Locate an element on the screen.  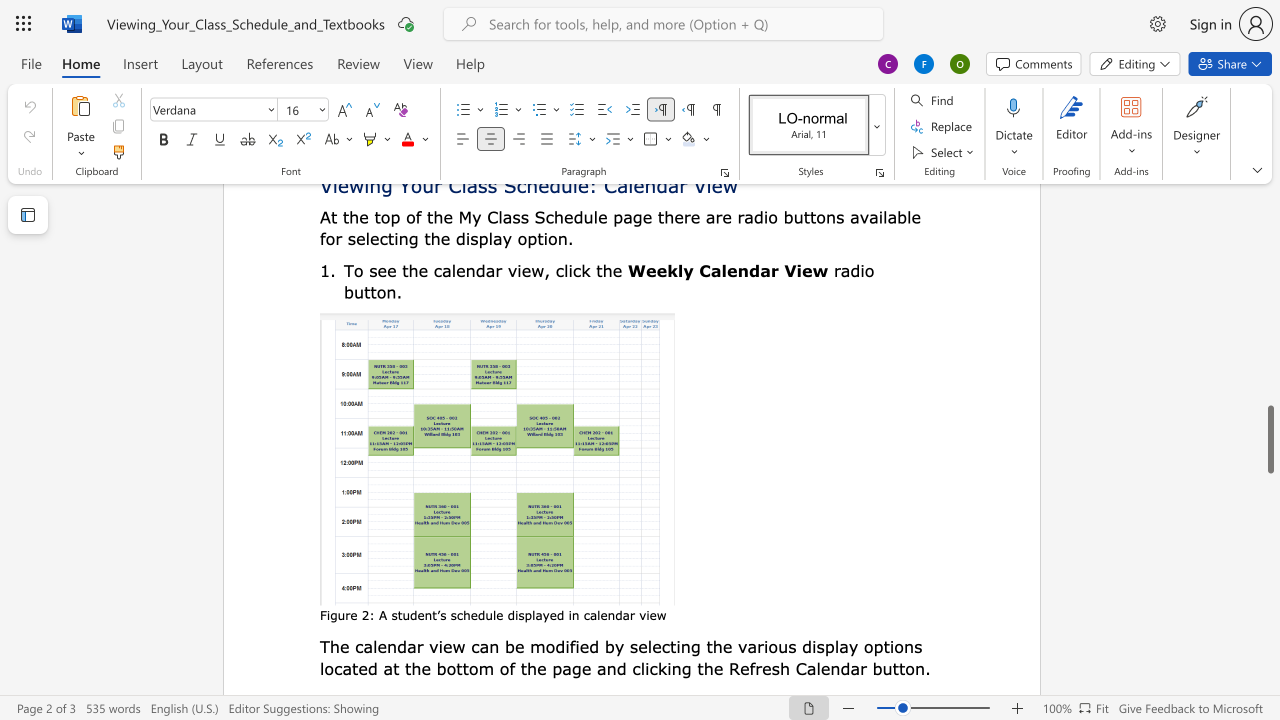
the scrollbar to scroll the page up is located at coordinates (1269, 228).